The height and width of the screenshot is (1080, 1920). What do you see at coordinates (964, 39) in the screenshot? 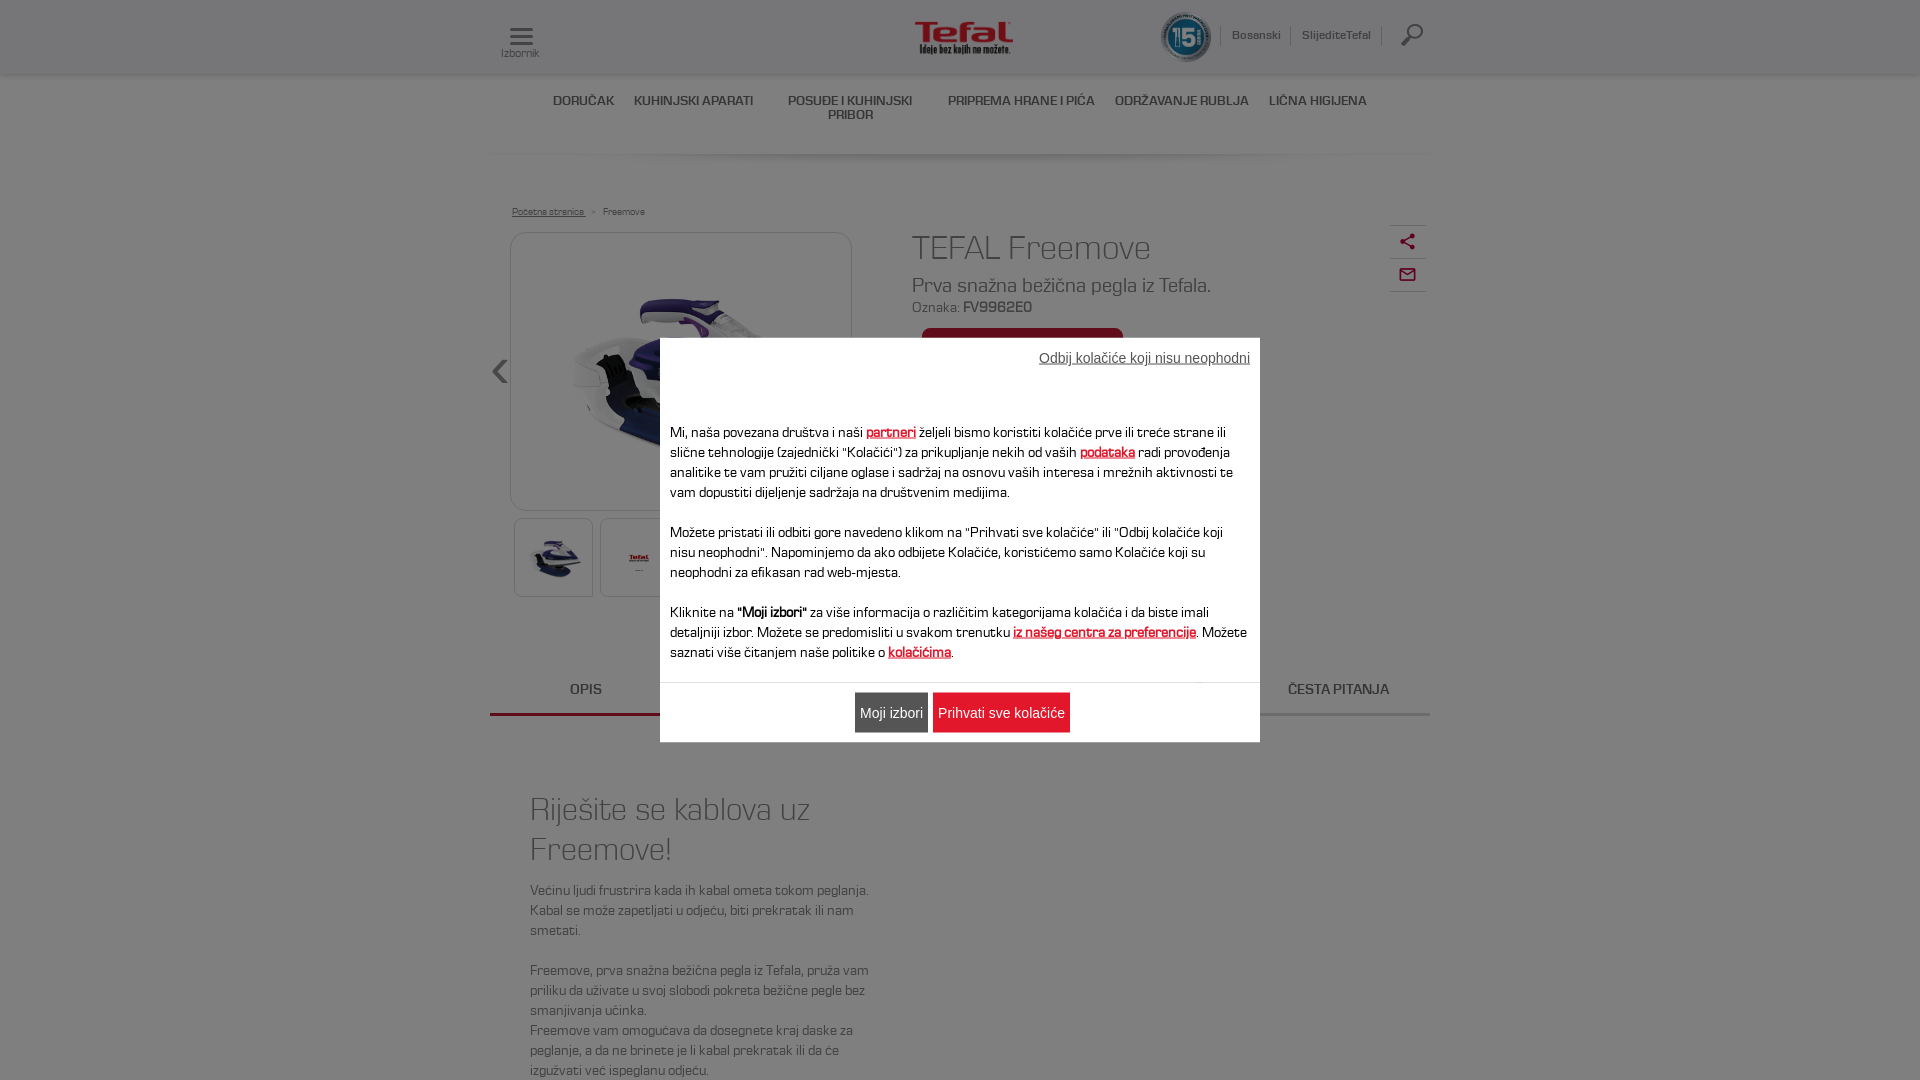
I see `'Logo-Tefal-BA.png'` at bounding box center [964, 39].